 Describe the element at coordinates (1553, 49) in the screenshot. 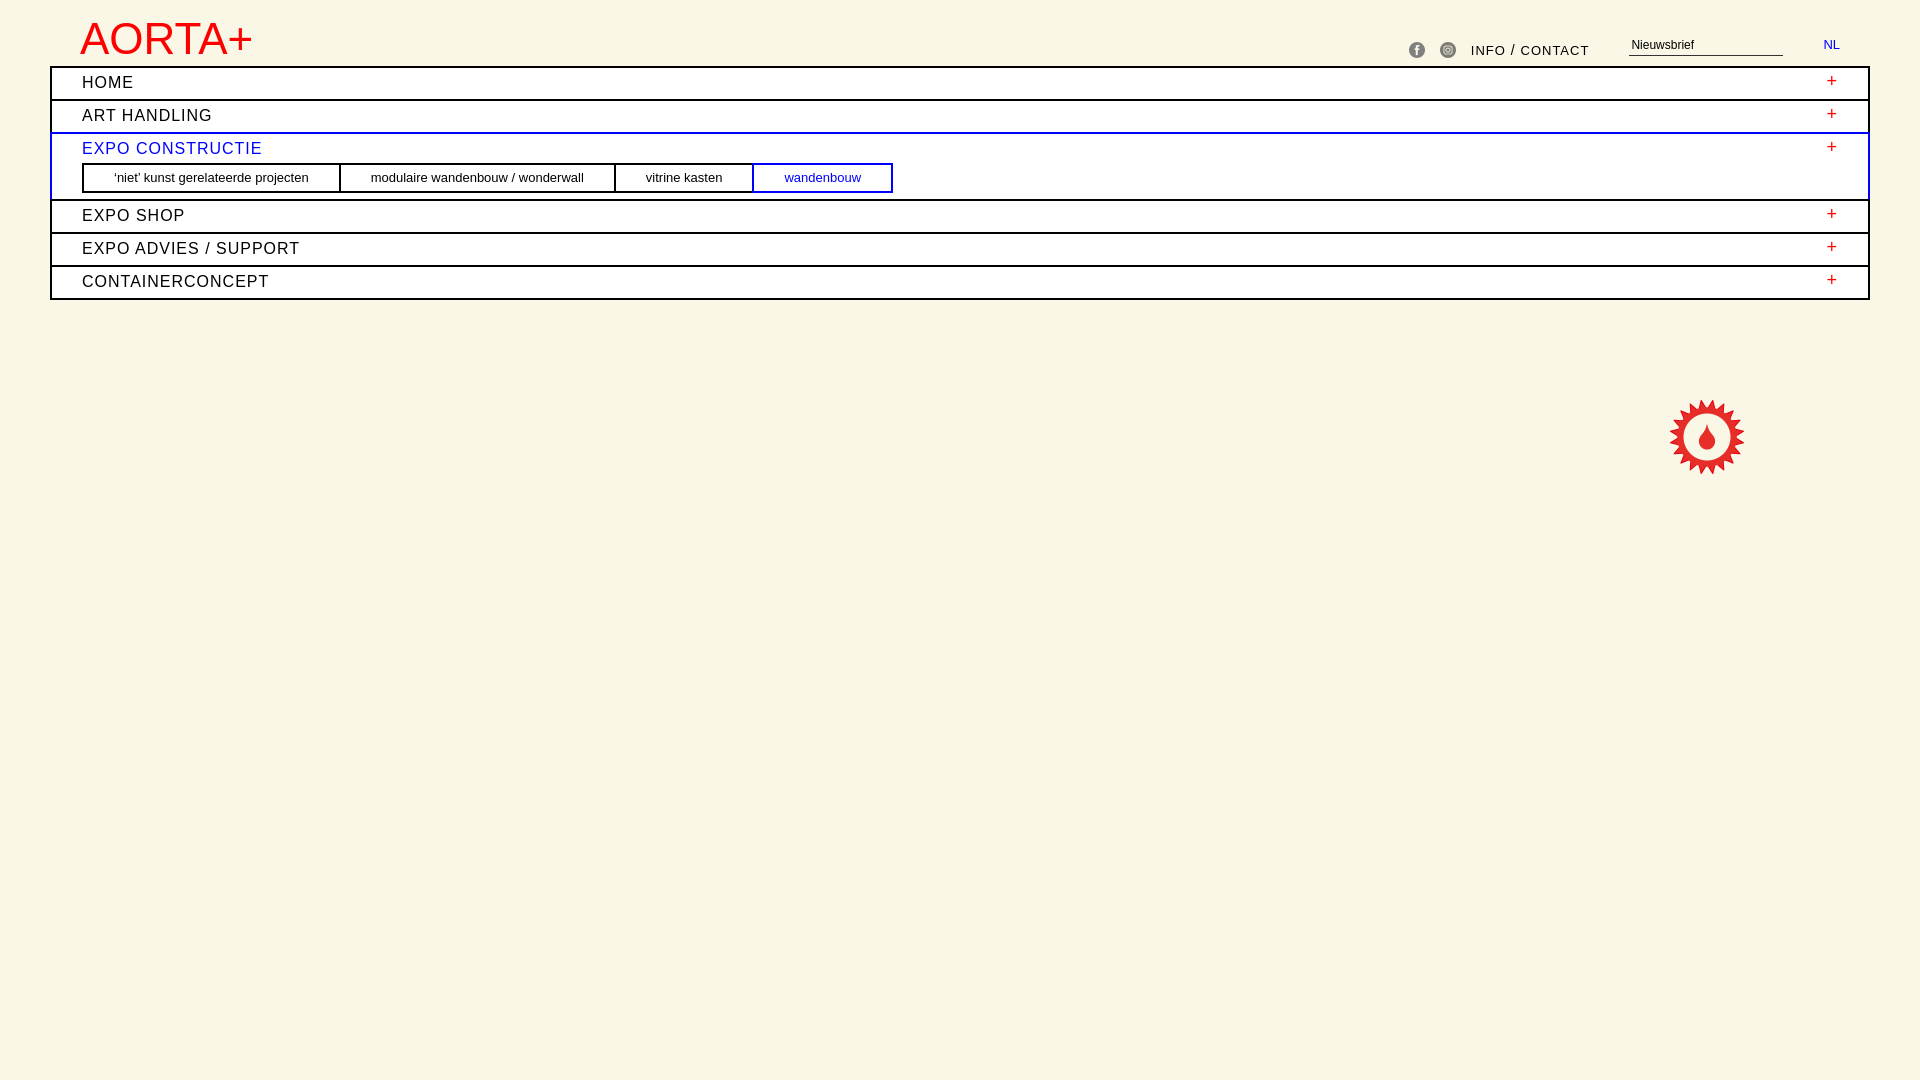

I see `'CONTACT'` at that location.